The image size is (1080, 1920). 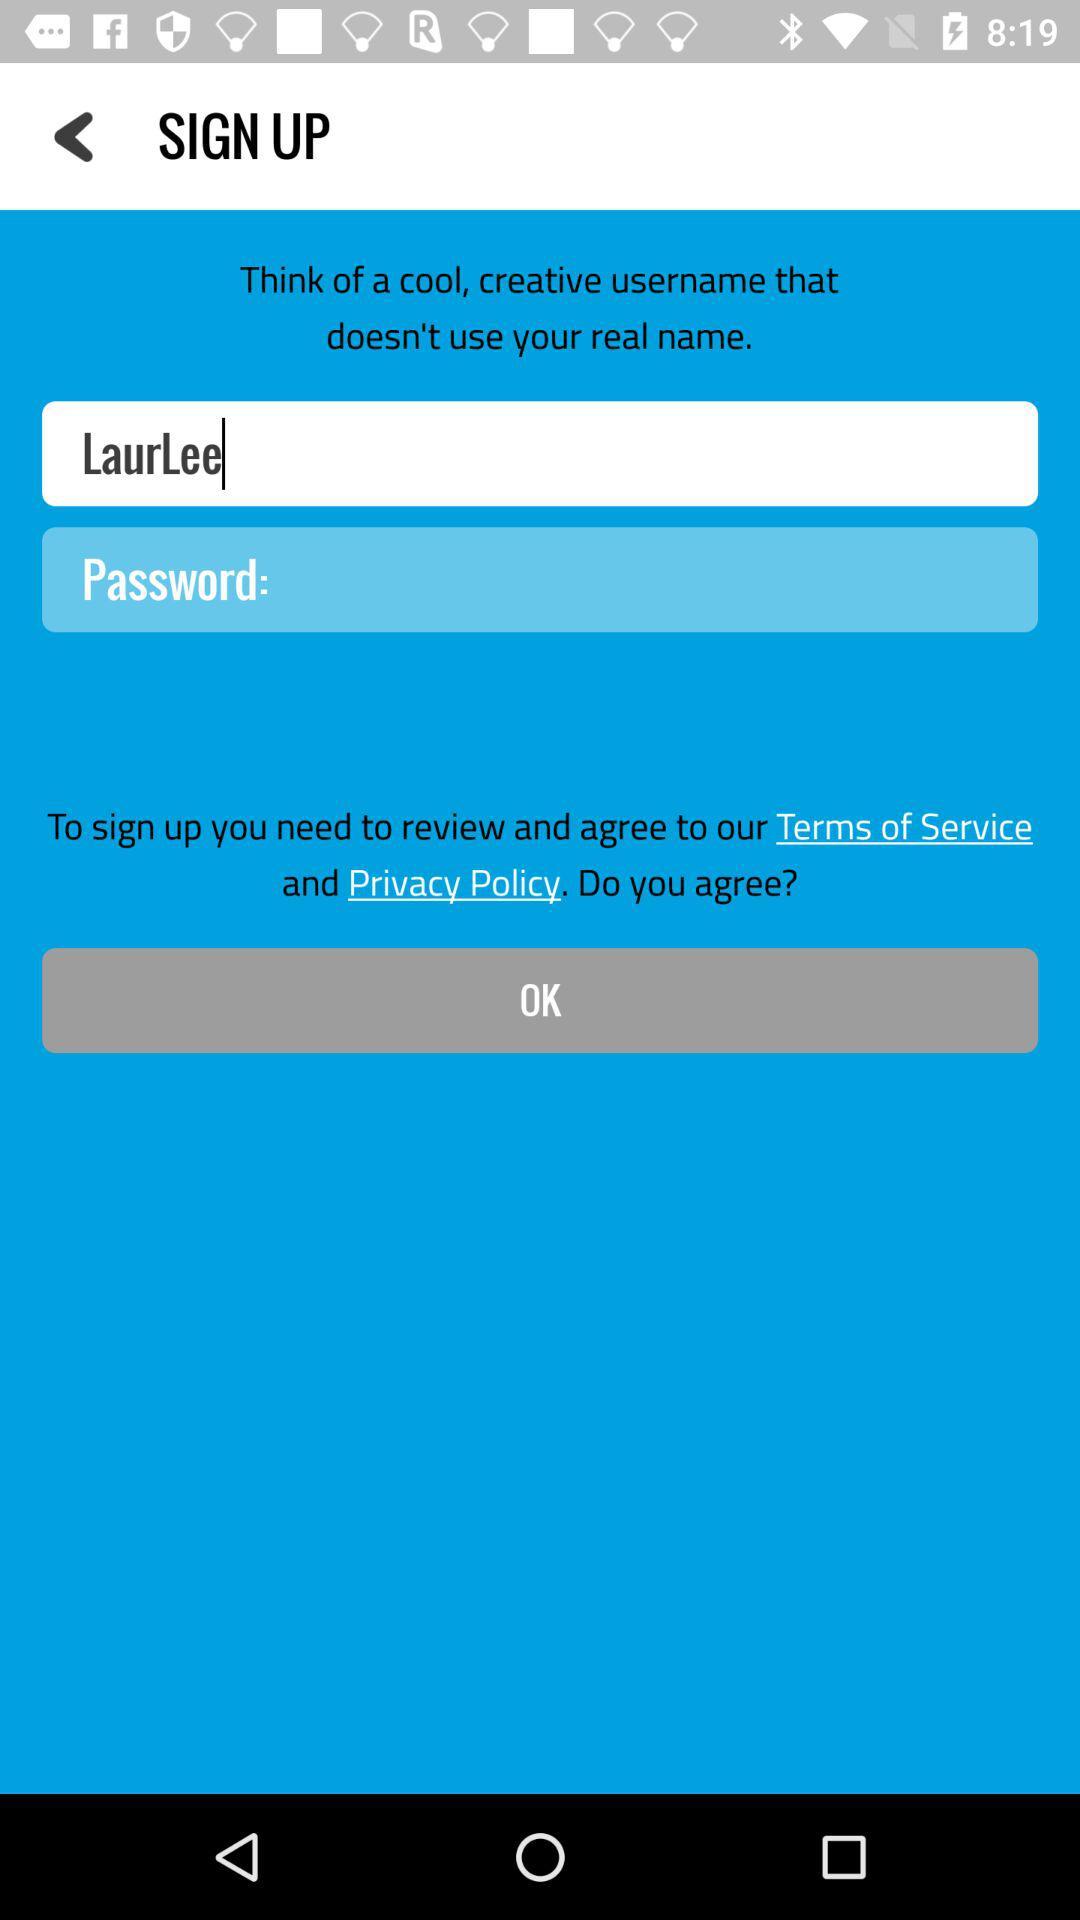 What do you see at coordinates (540, 578) in the screenshot?
I see `area to input password` at bounding box center [540, 578].